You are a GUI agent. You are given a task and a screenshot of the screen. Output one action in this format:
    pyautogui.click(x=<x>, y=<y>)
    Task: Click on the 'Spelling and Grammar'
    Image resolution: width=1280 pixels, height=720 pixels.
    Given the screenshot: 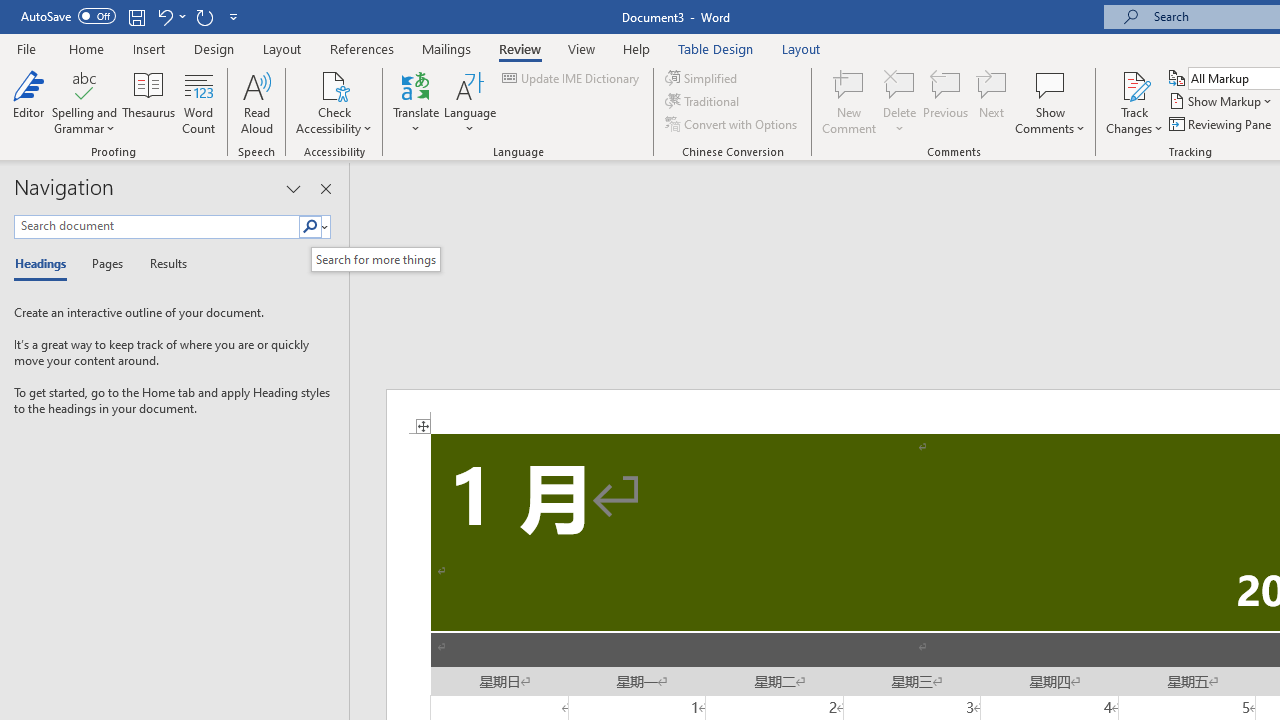 What is the action you would take?
    pyautogui.click(x=84, y=103)
    